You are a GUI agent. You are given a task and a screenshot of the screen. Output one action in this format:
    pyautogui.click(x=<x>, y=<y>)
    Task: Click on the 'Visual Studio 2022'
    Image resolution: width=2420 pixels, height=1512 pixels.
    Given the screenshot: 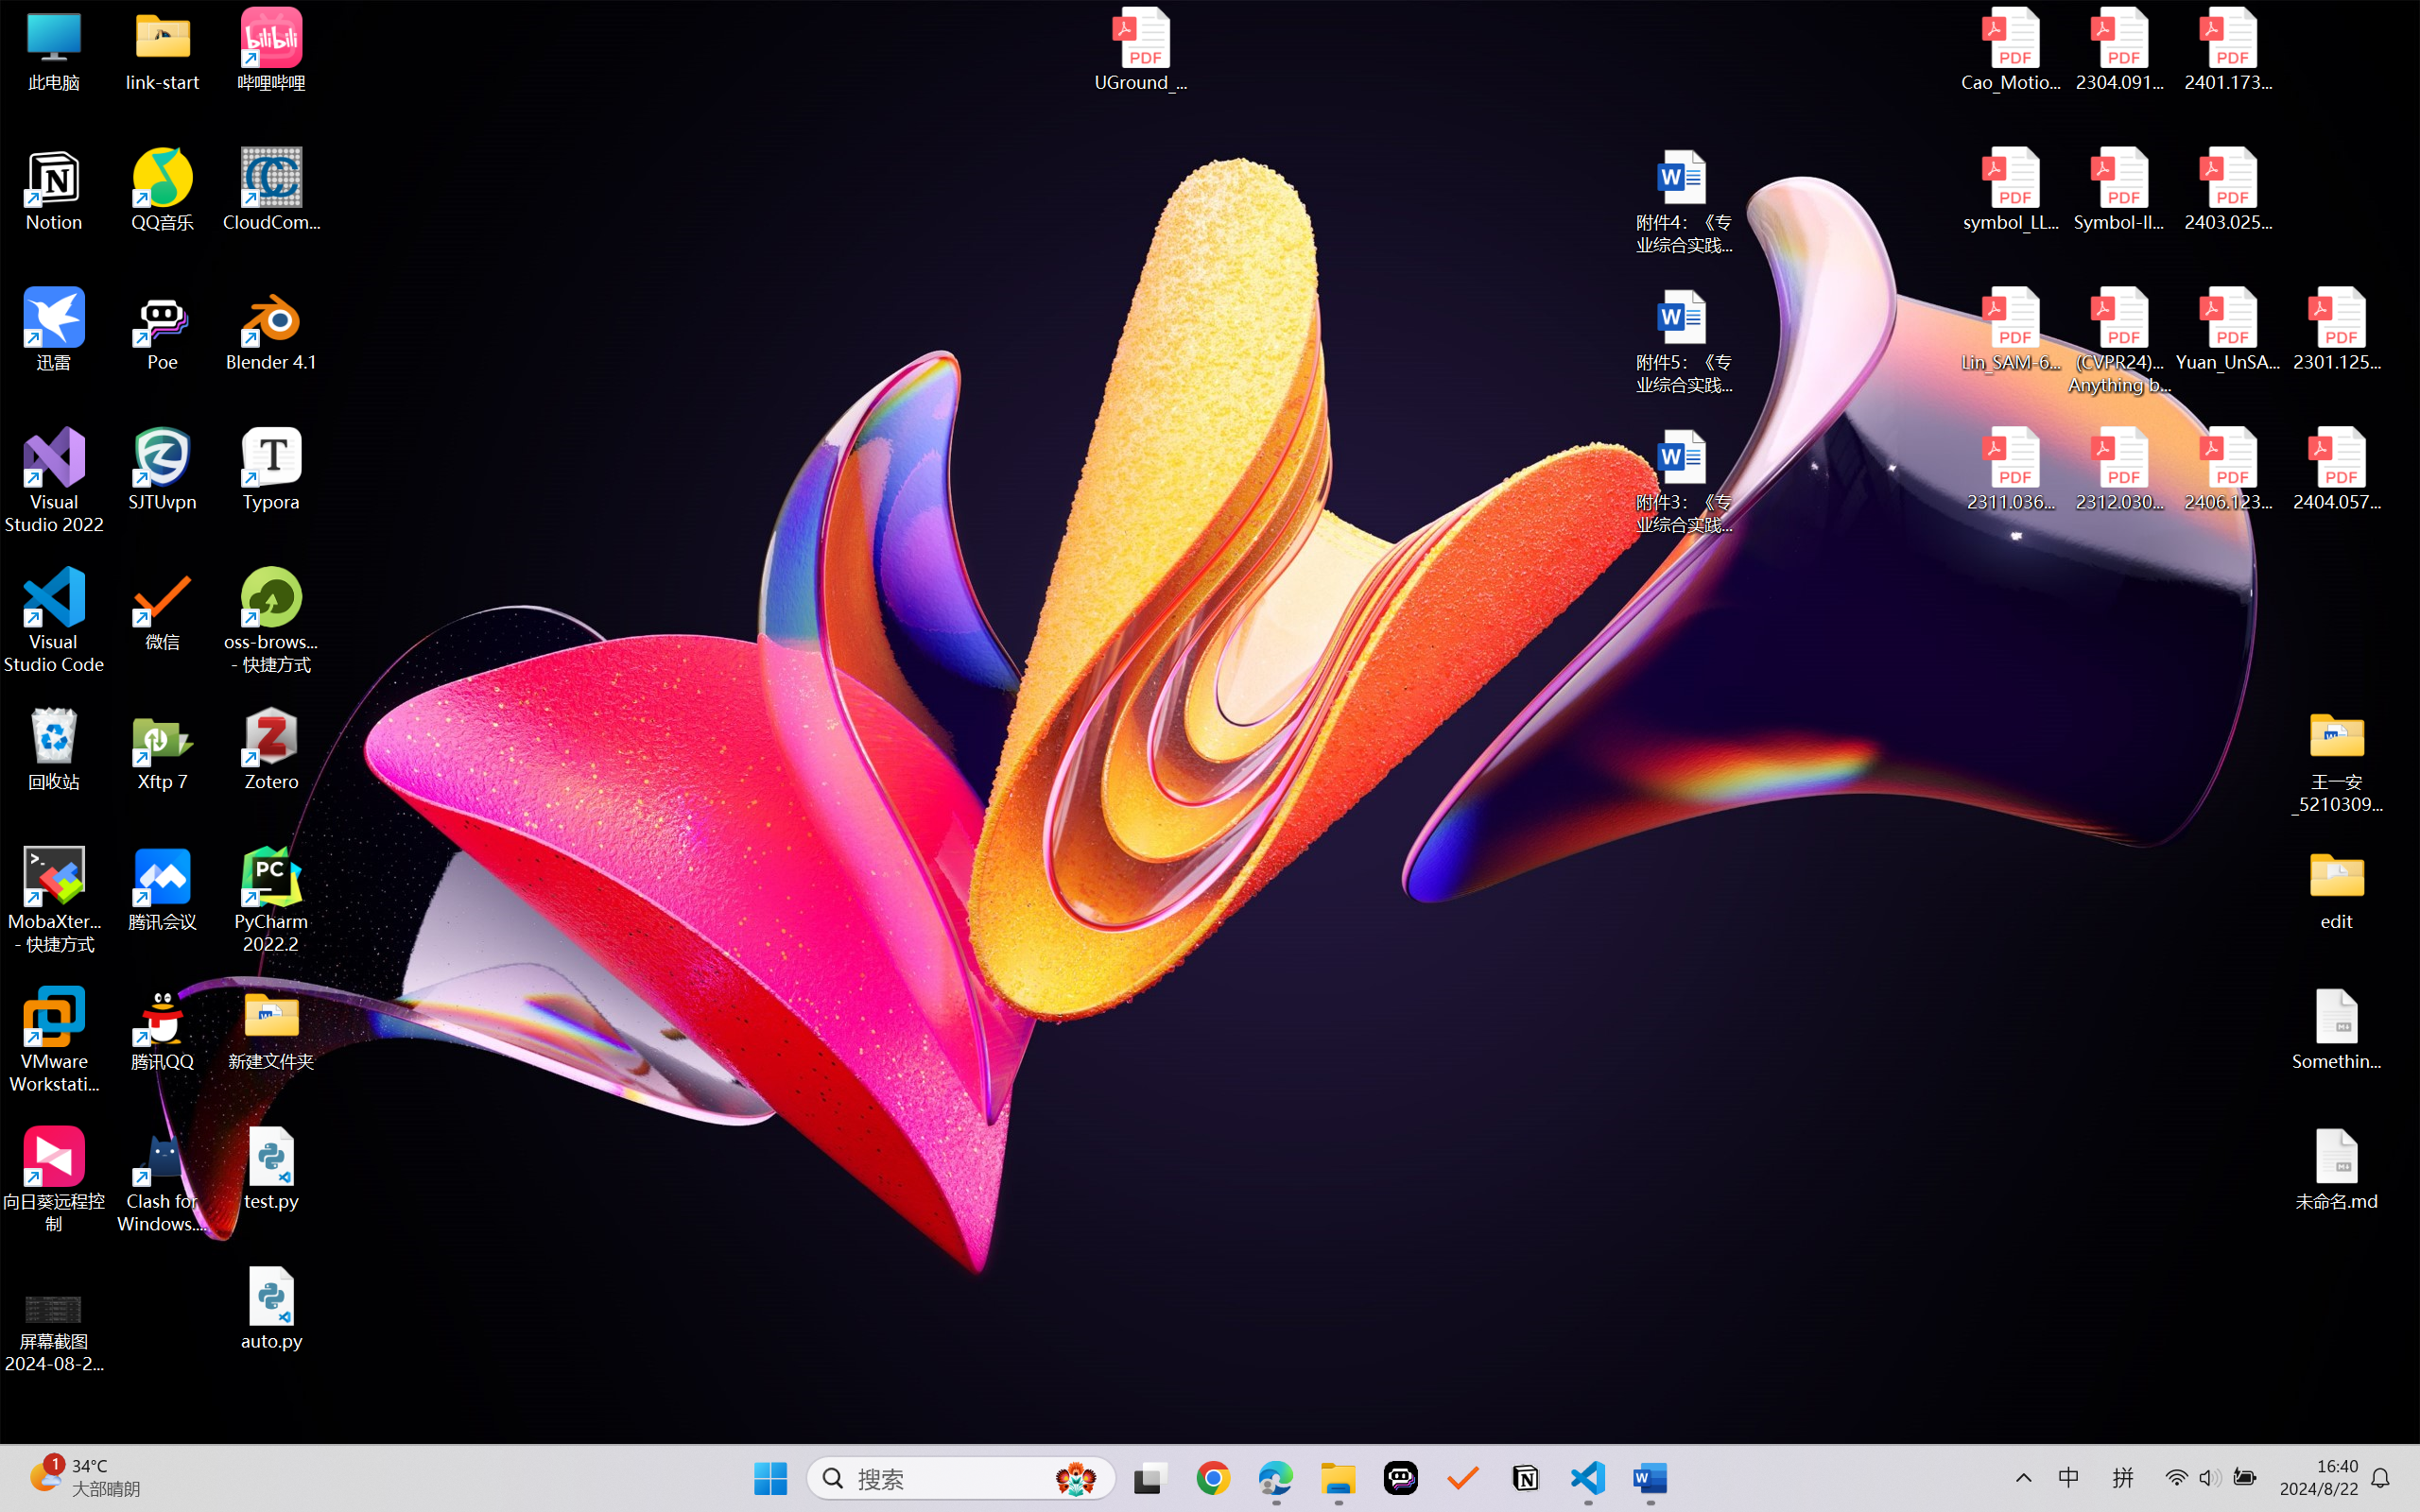 What is the action you would take?
    pyautogui.click(x=53, y=481)
    